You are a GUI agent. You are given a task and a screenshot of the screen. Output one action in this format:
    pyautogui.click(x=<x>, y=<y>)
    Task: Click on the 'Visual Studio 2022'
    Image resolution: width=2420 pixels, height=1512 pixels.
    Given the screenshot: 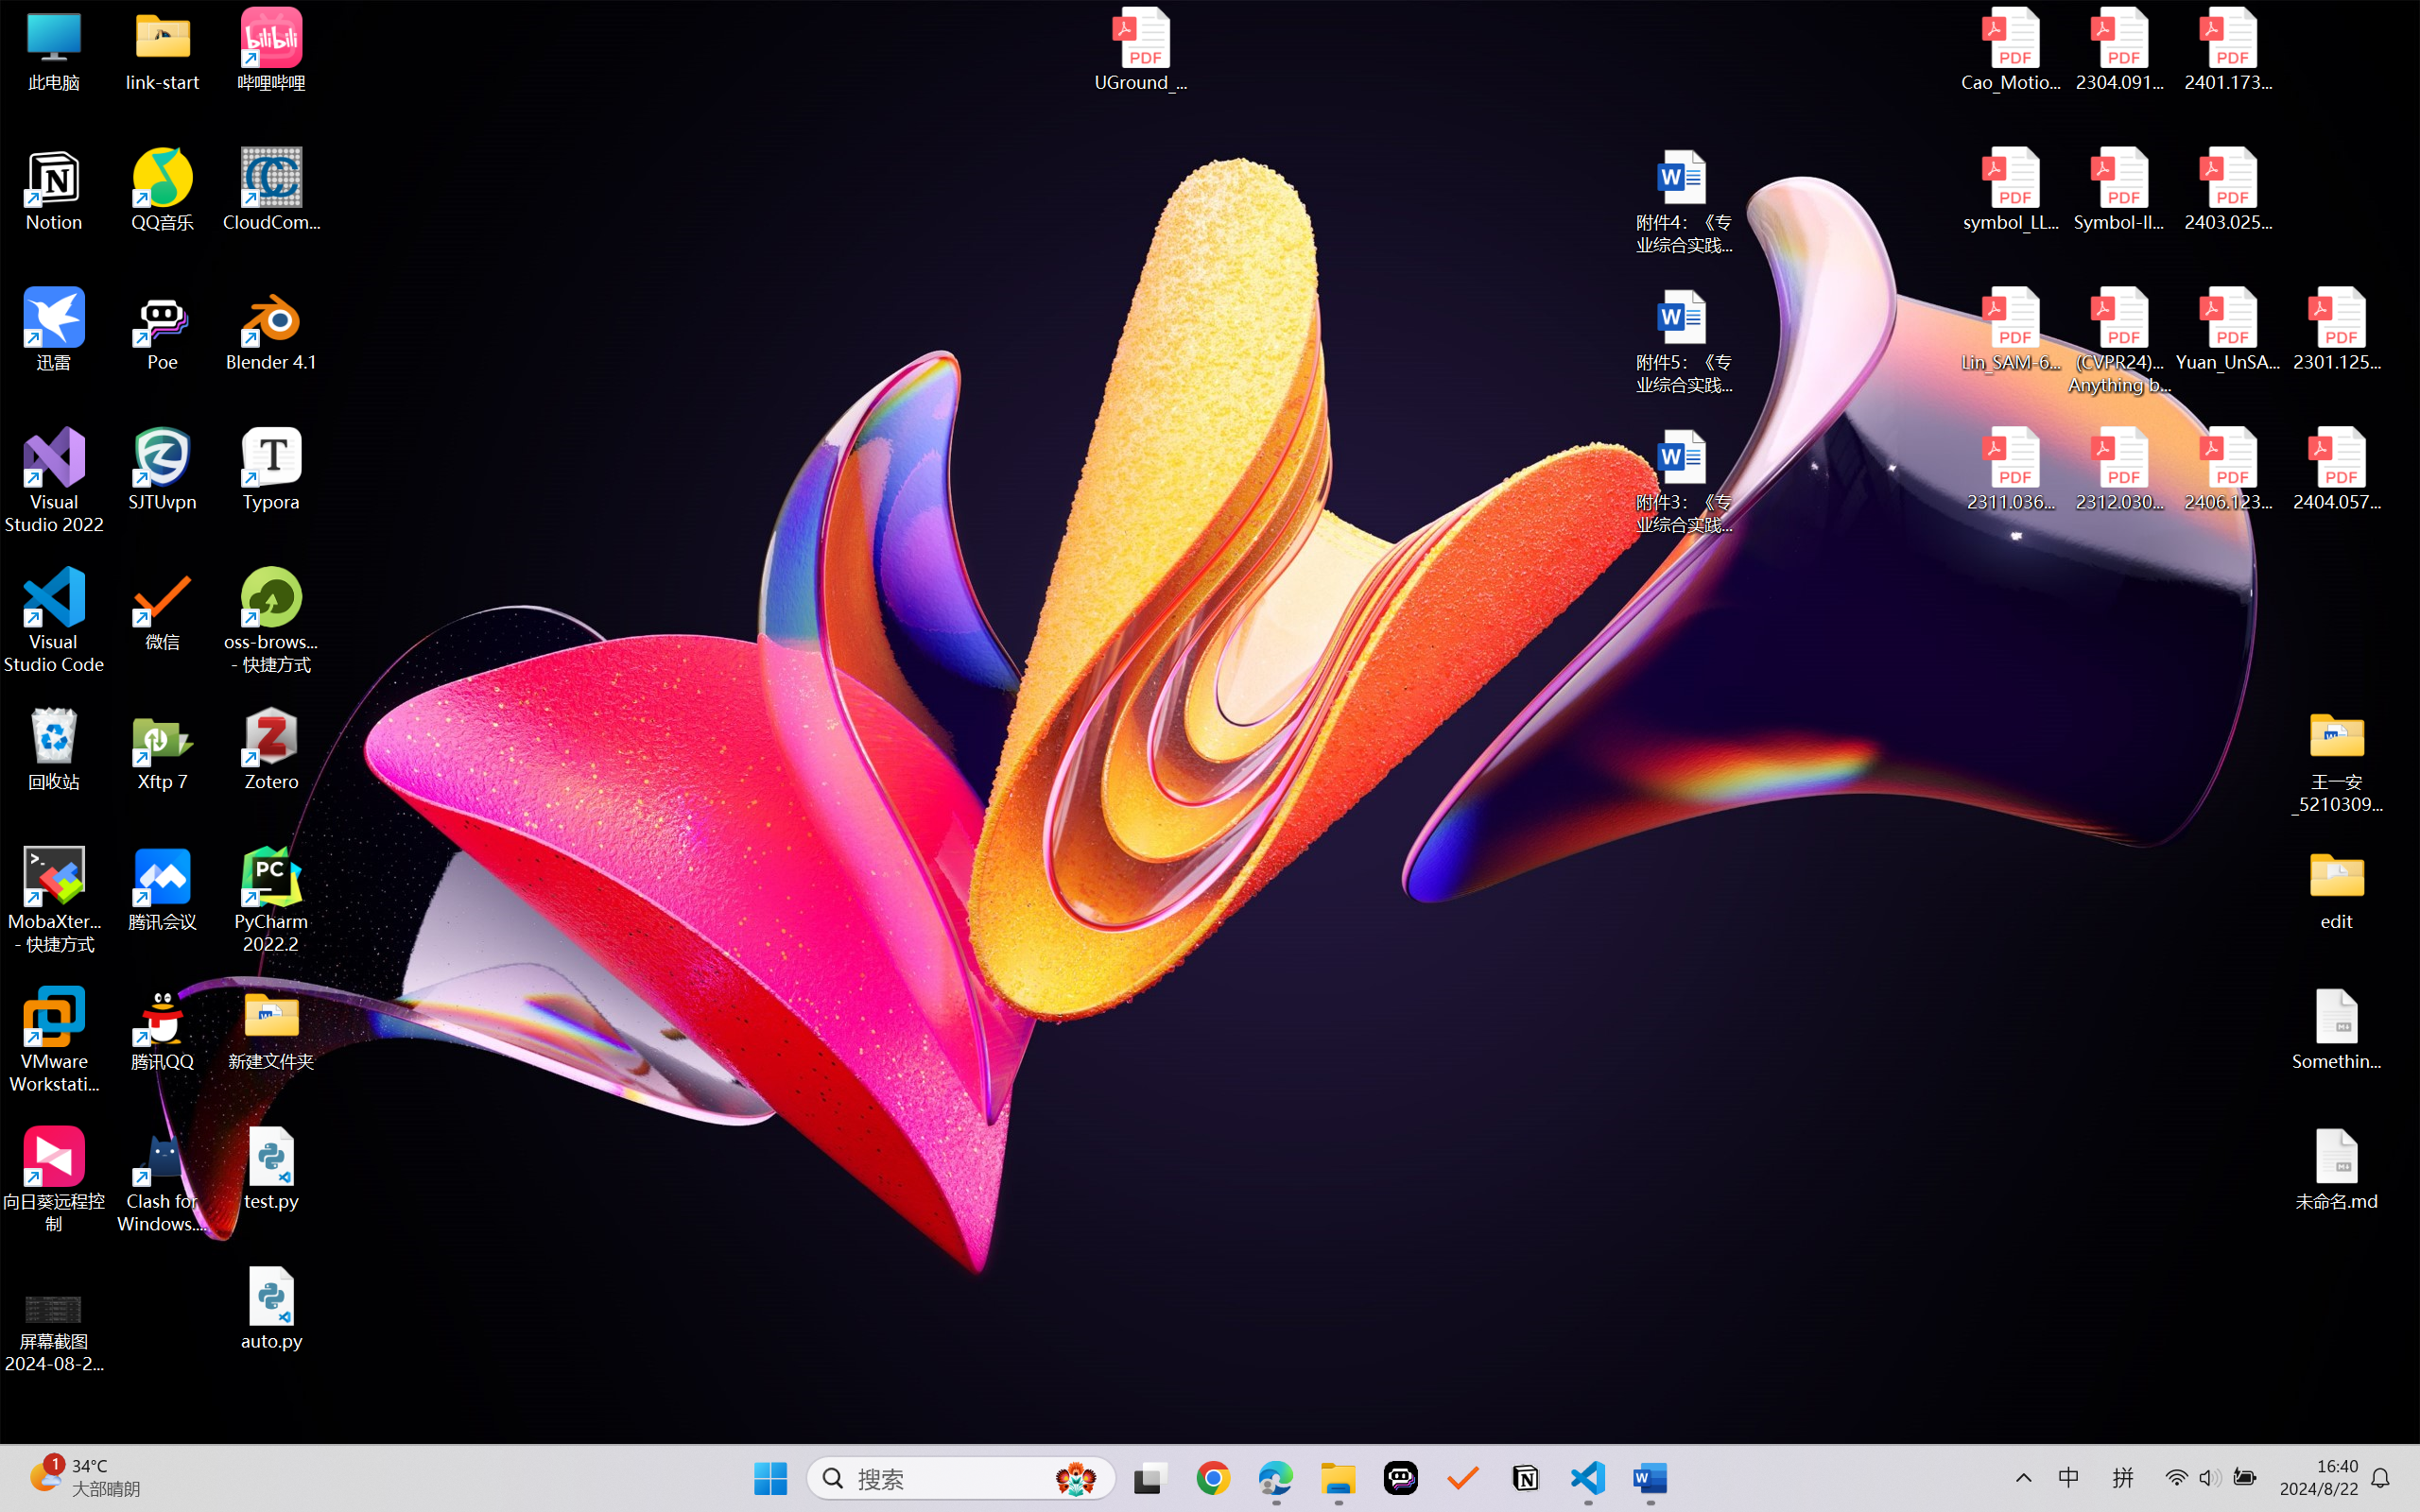 What is the action you would take?
    pyautogui.click(x=53, y=481)
    